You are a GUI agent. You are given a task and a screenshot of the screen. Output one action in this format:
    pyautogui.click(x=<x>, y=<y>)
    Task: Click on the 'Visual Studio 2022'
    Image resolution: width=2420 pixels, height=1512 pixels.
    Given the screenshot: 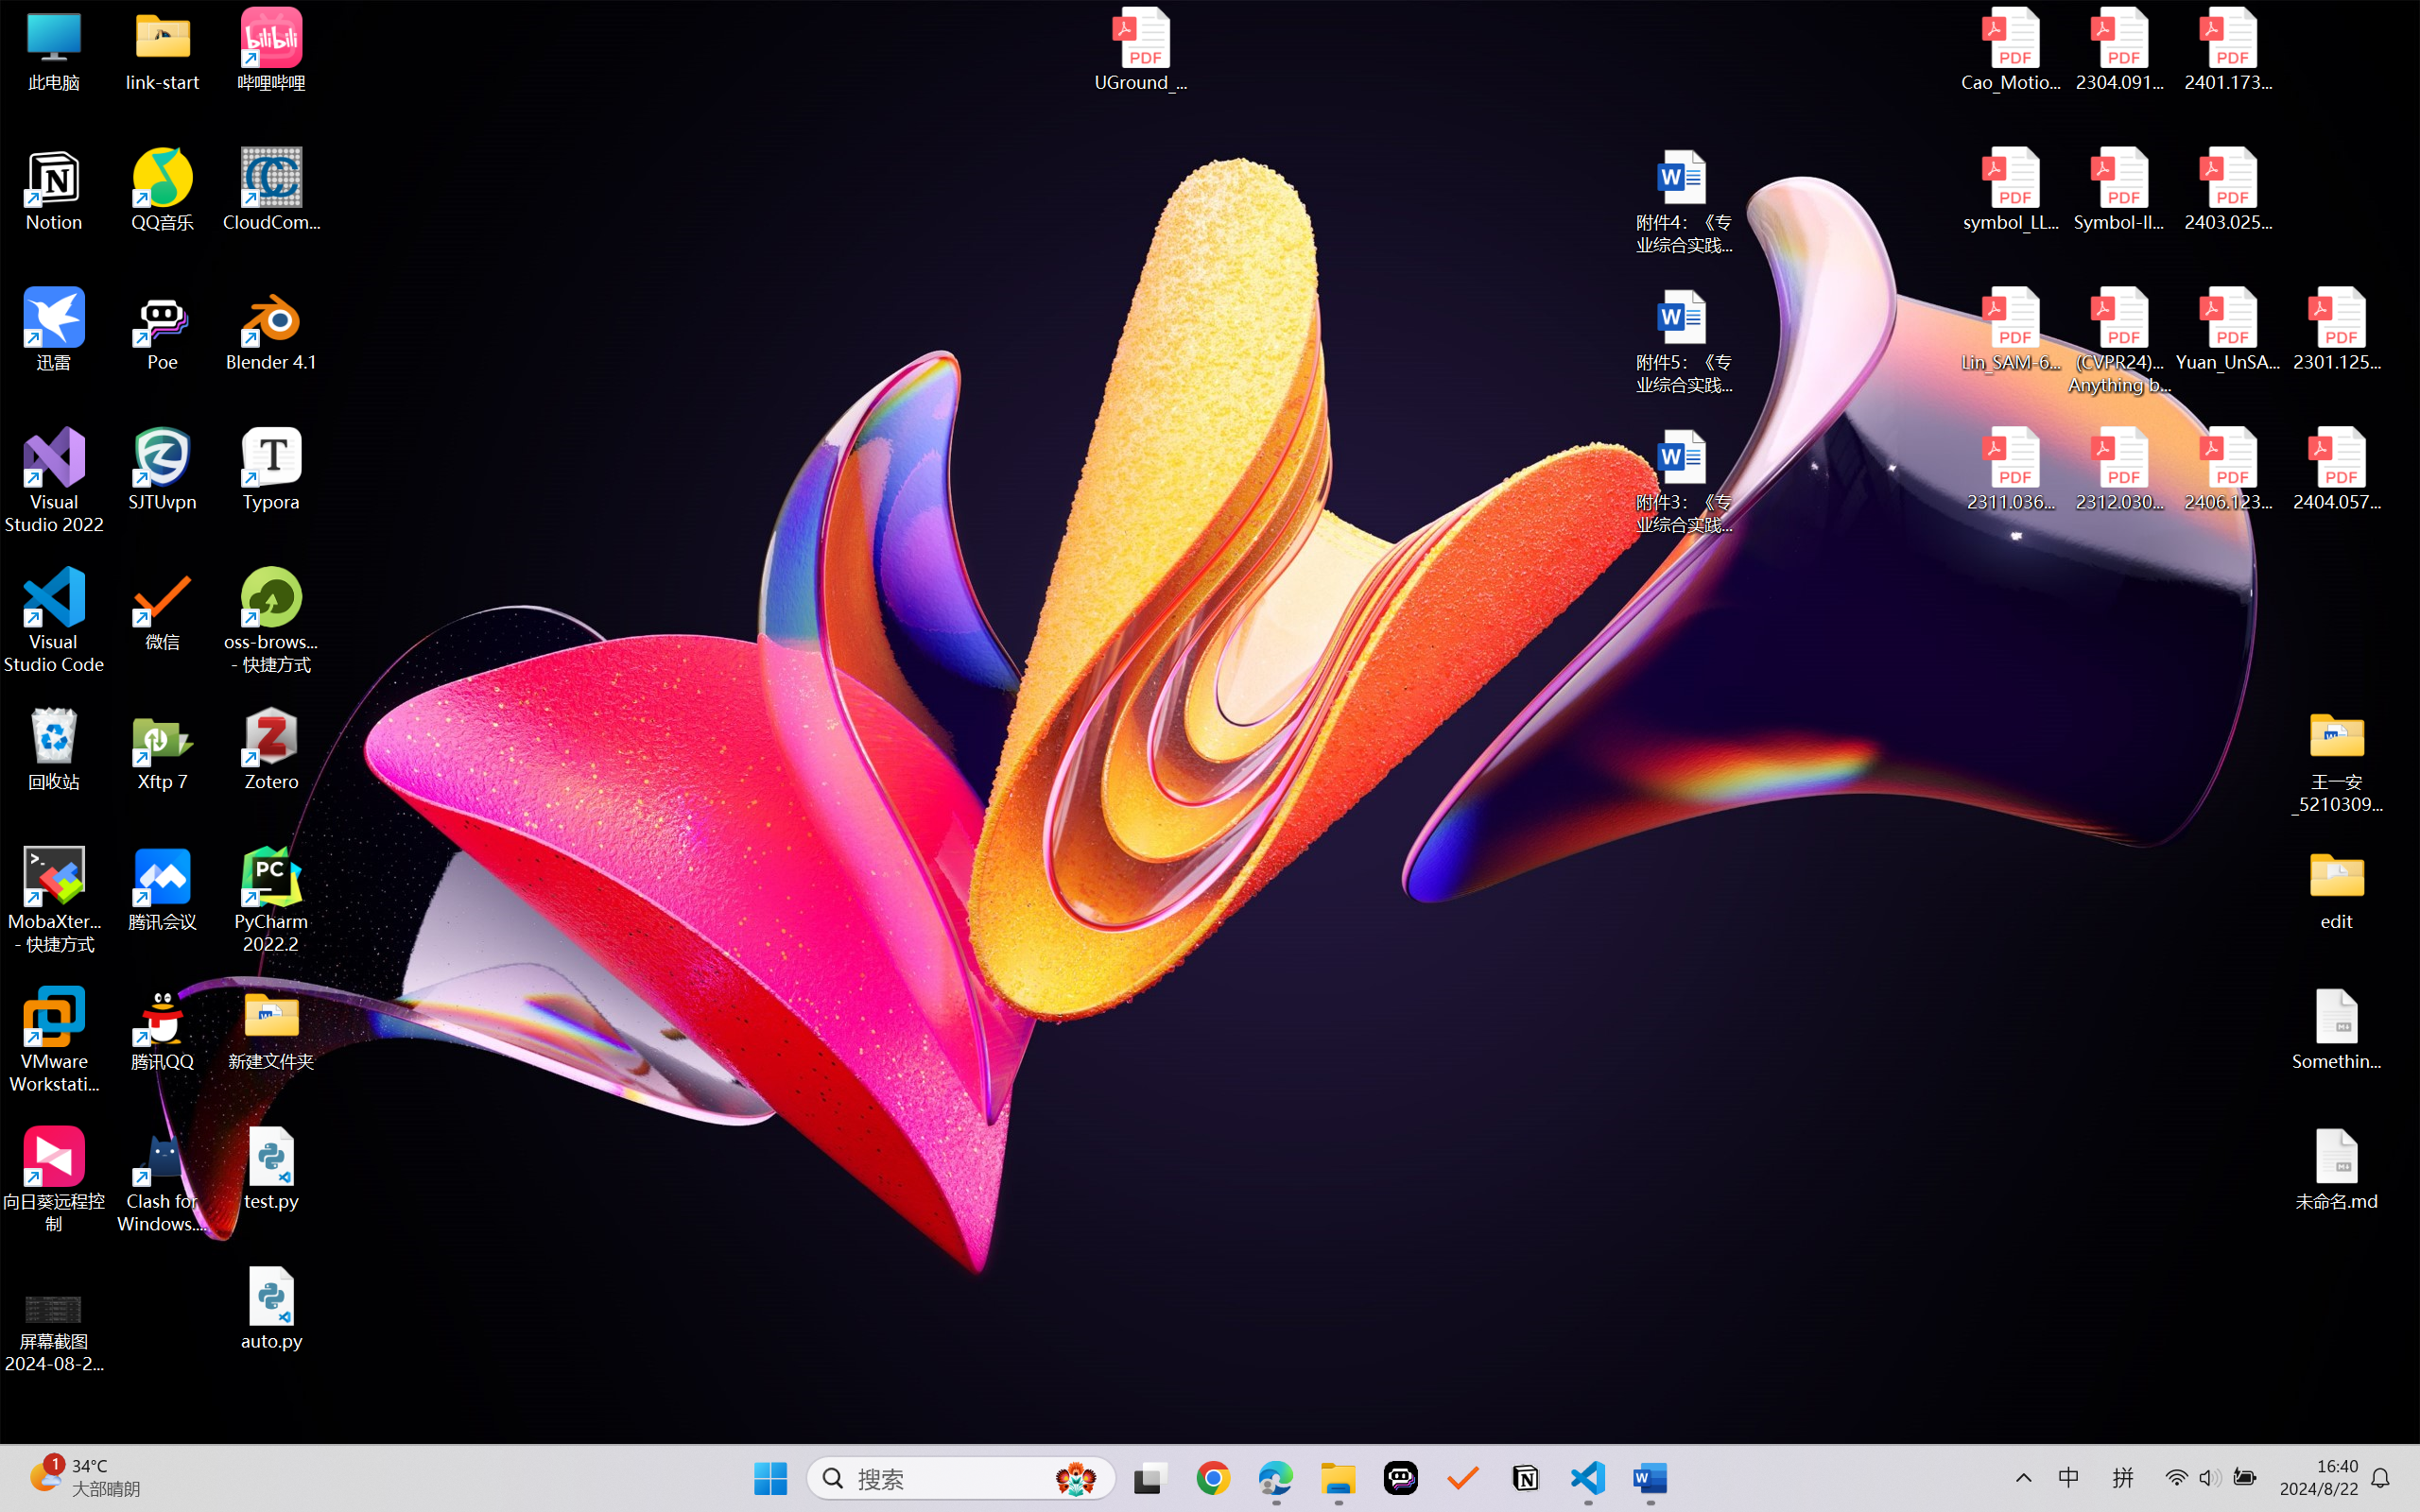 What is the action you would take?
    pyautogui.click(x=53, y=481)
    